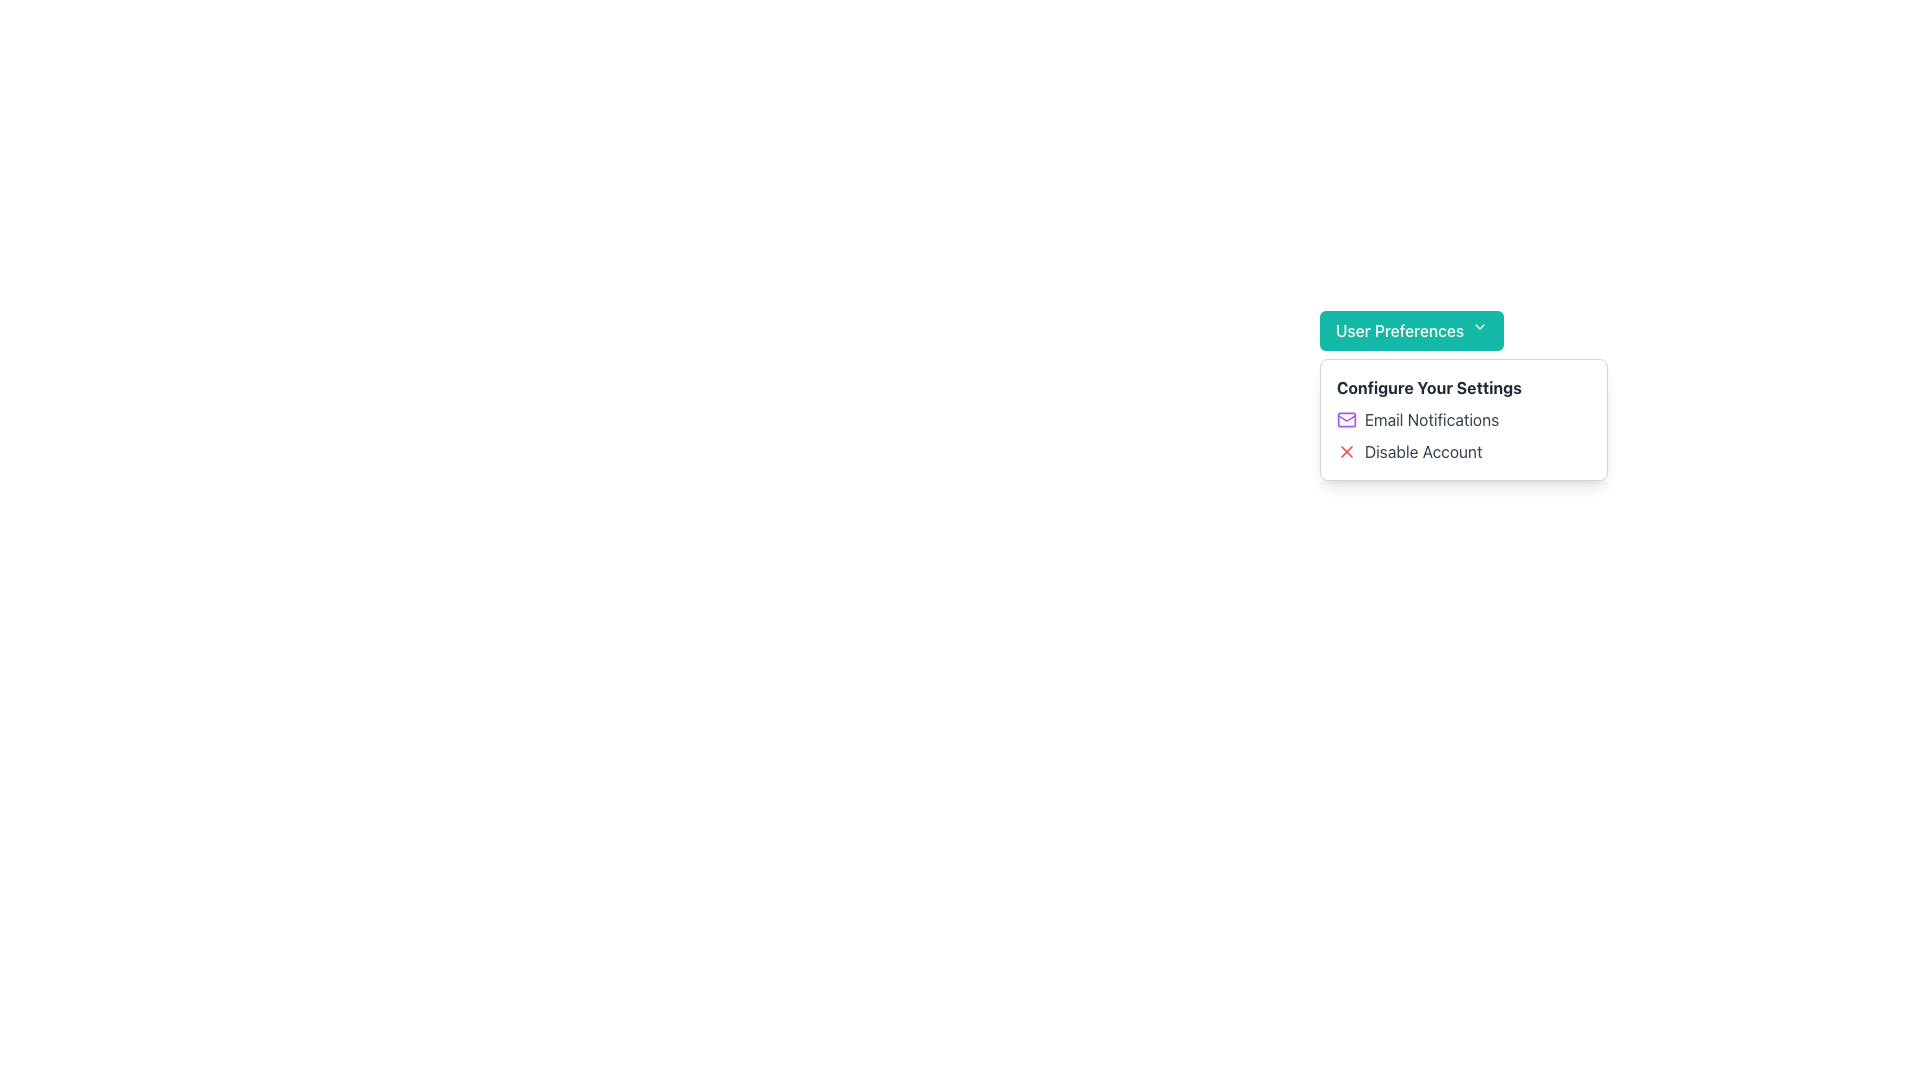 This screenshot has width=1920, height=1080. I want to click on the 'X' icon which is positioned to the immediate left of the 'Disable Account' text label, part of the 'Configure Your Settings' grouping, so click(1346, 451).